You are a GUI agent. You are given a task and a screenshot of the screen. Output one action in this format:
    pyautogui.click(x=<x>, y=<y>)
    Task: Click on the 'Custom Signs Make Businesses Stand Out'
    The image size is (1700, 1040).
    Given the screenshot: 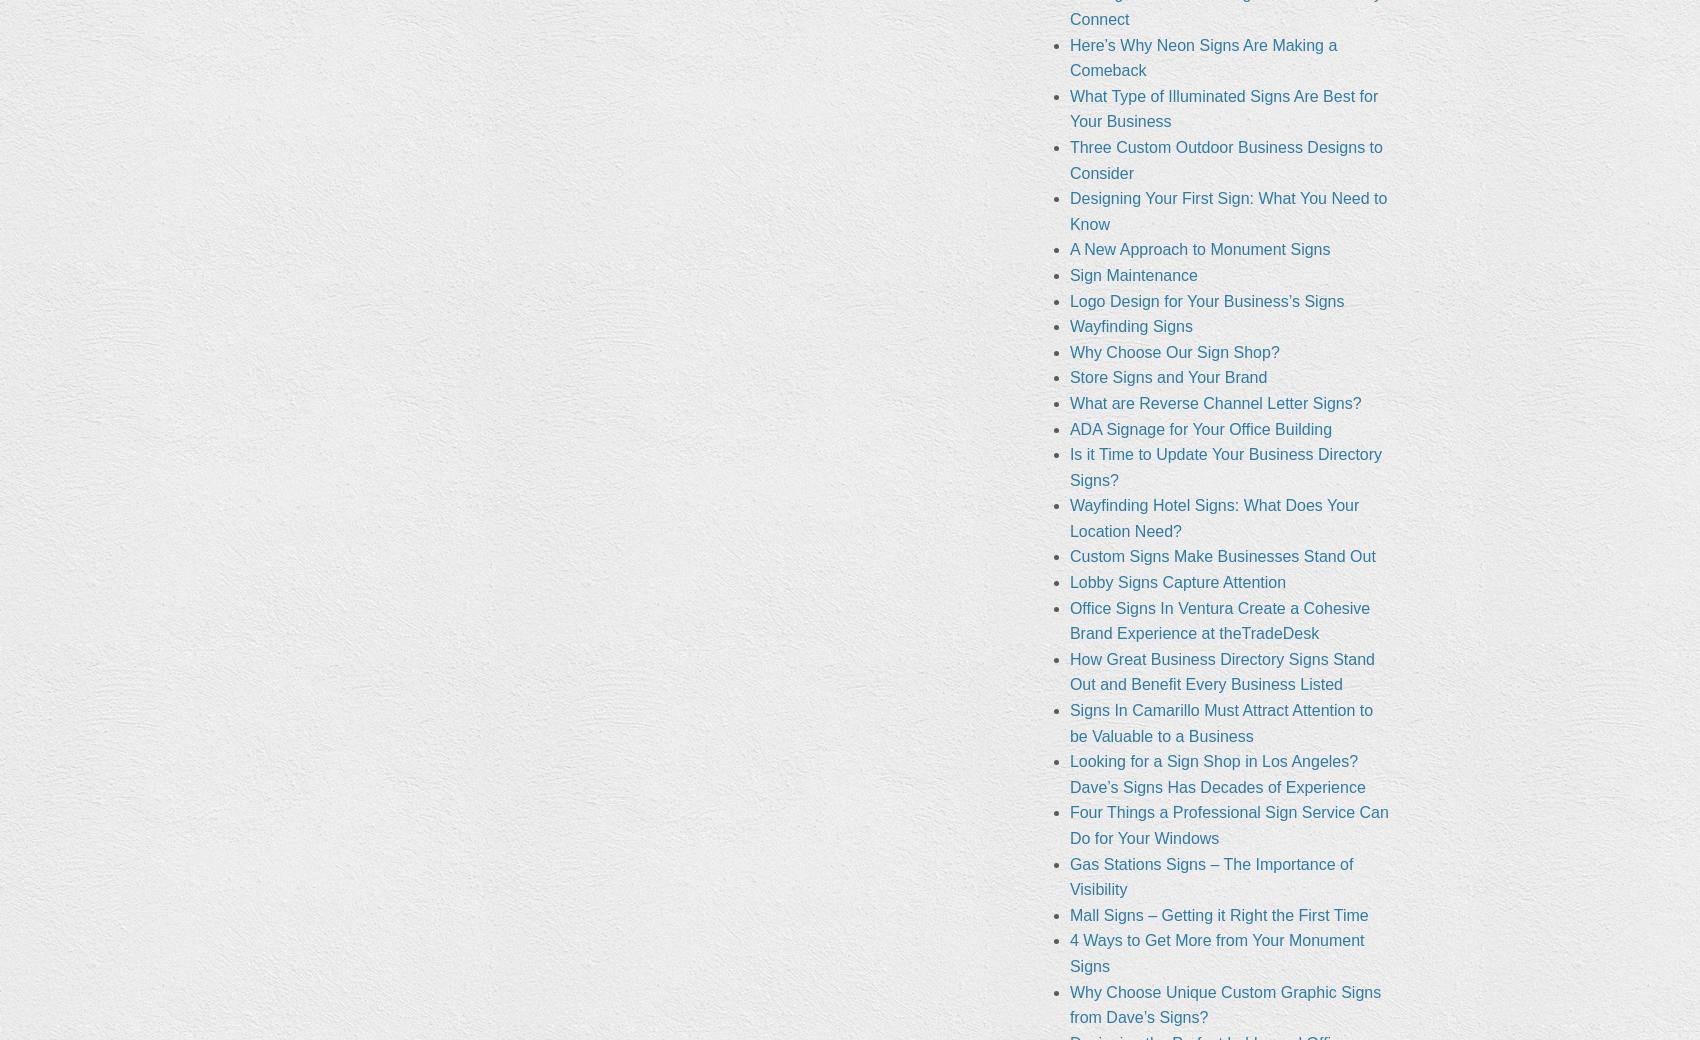 What is the action you would take?
    pyautogui.click(x=1220, y=555)
    